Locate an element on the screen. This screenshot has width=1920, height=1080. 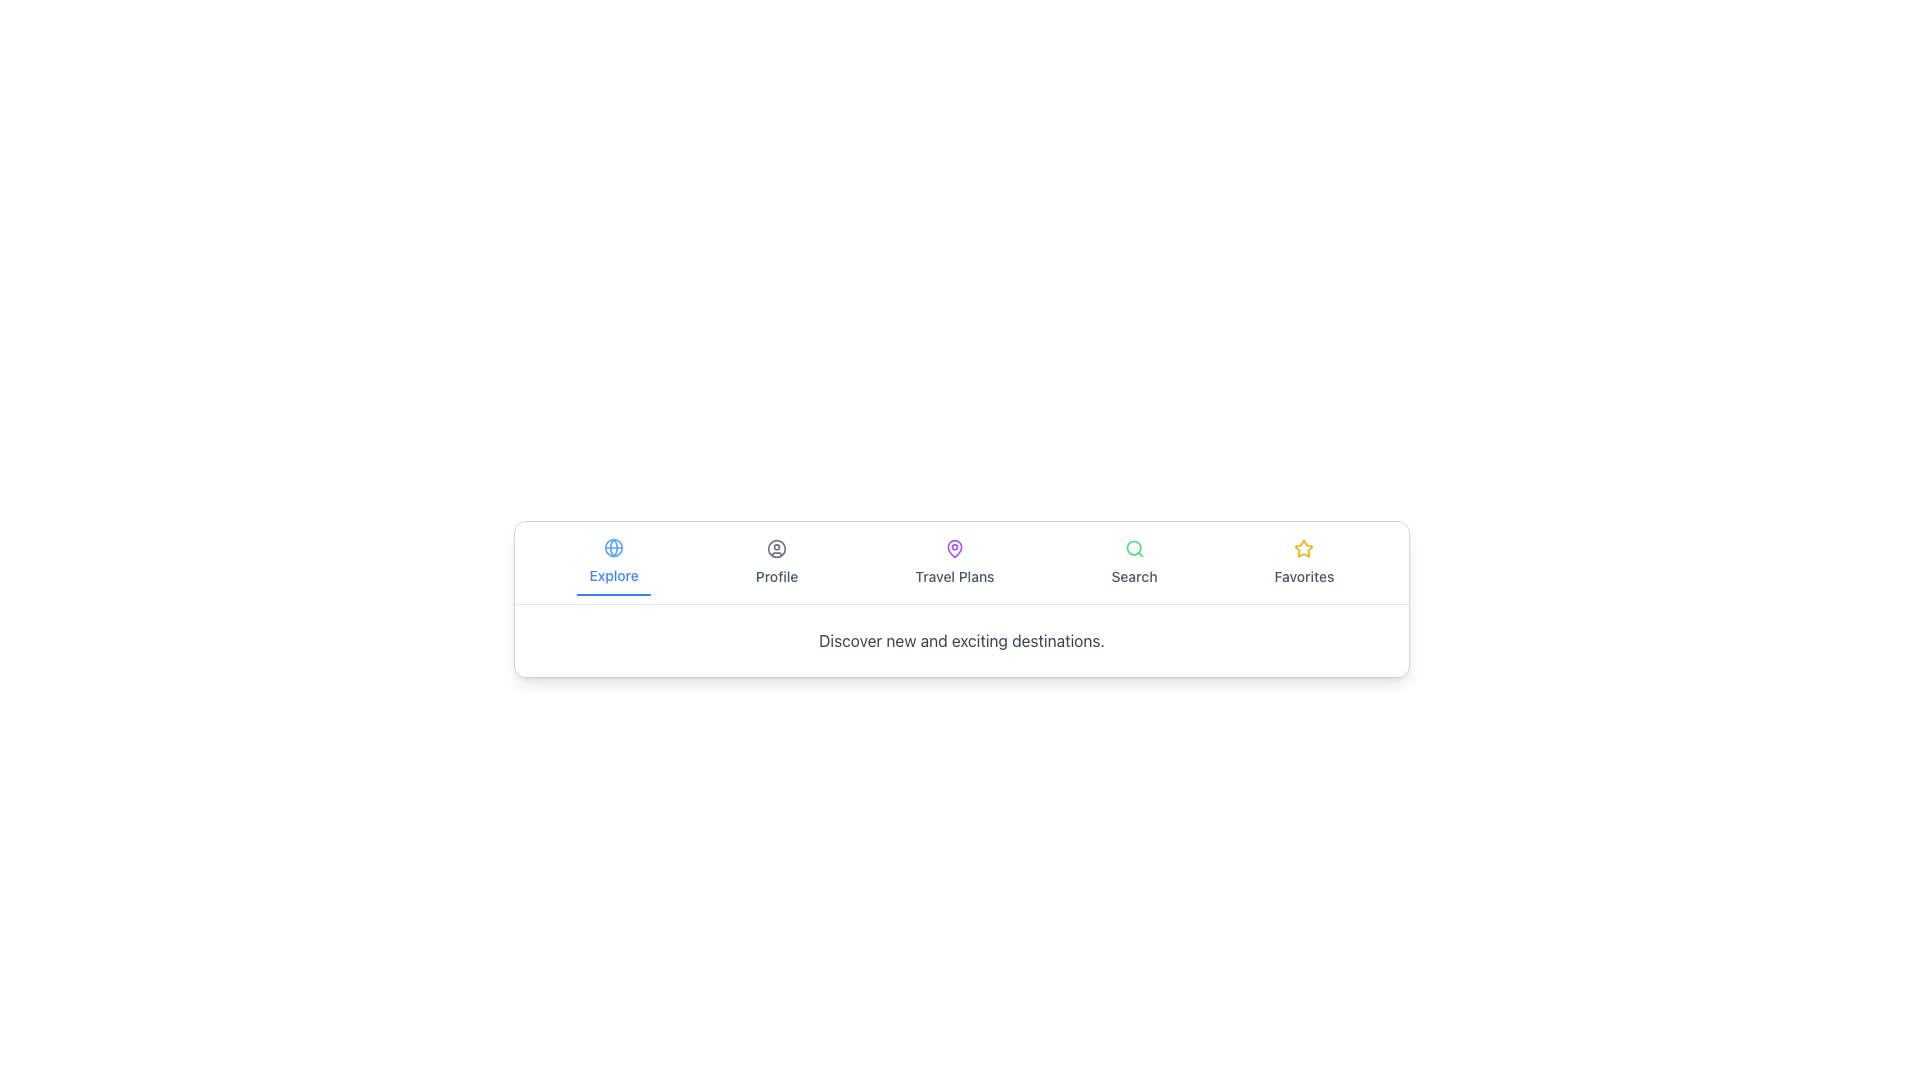
the Navigation Button located at the leftmost end of the horizontal navigation bar is located at coordinates (613, 563).